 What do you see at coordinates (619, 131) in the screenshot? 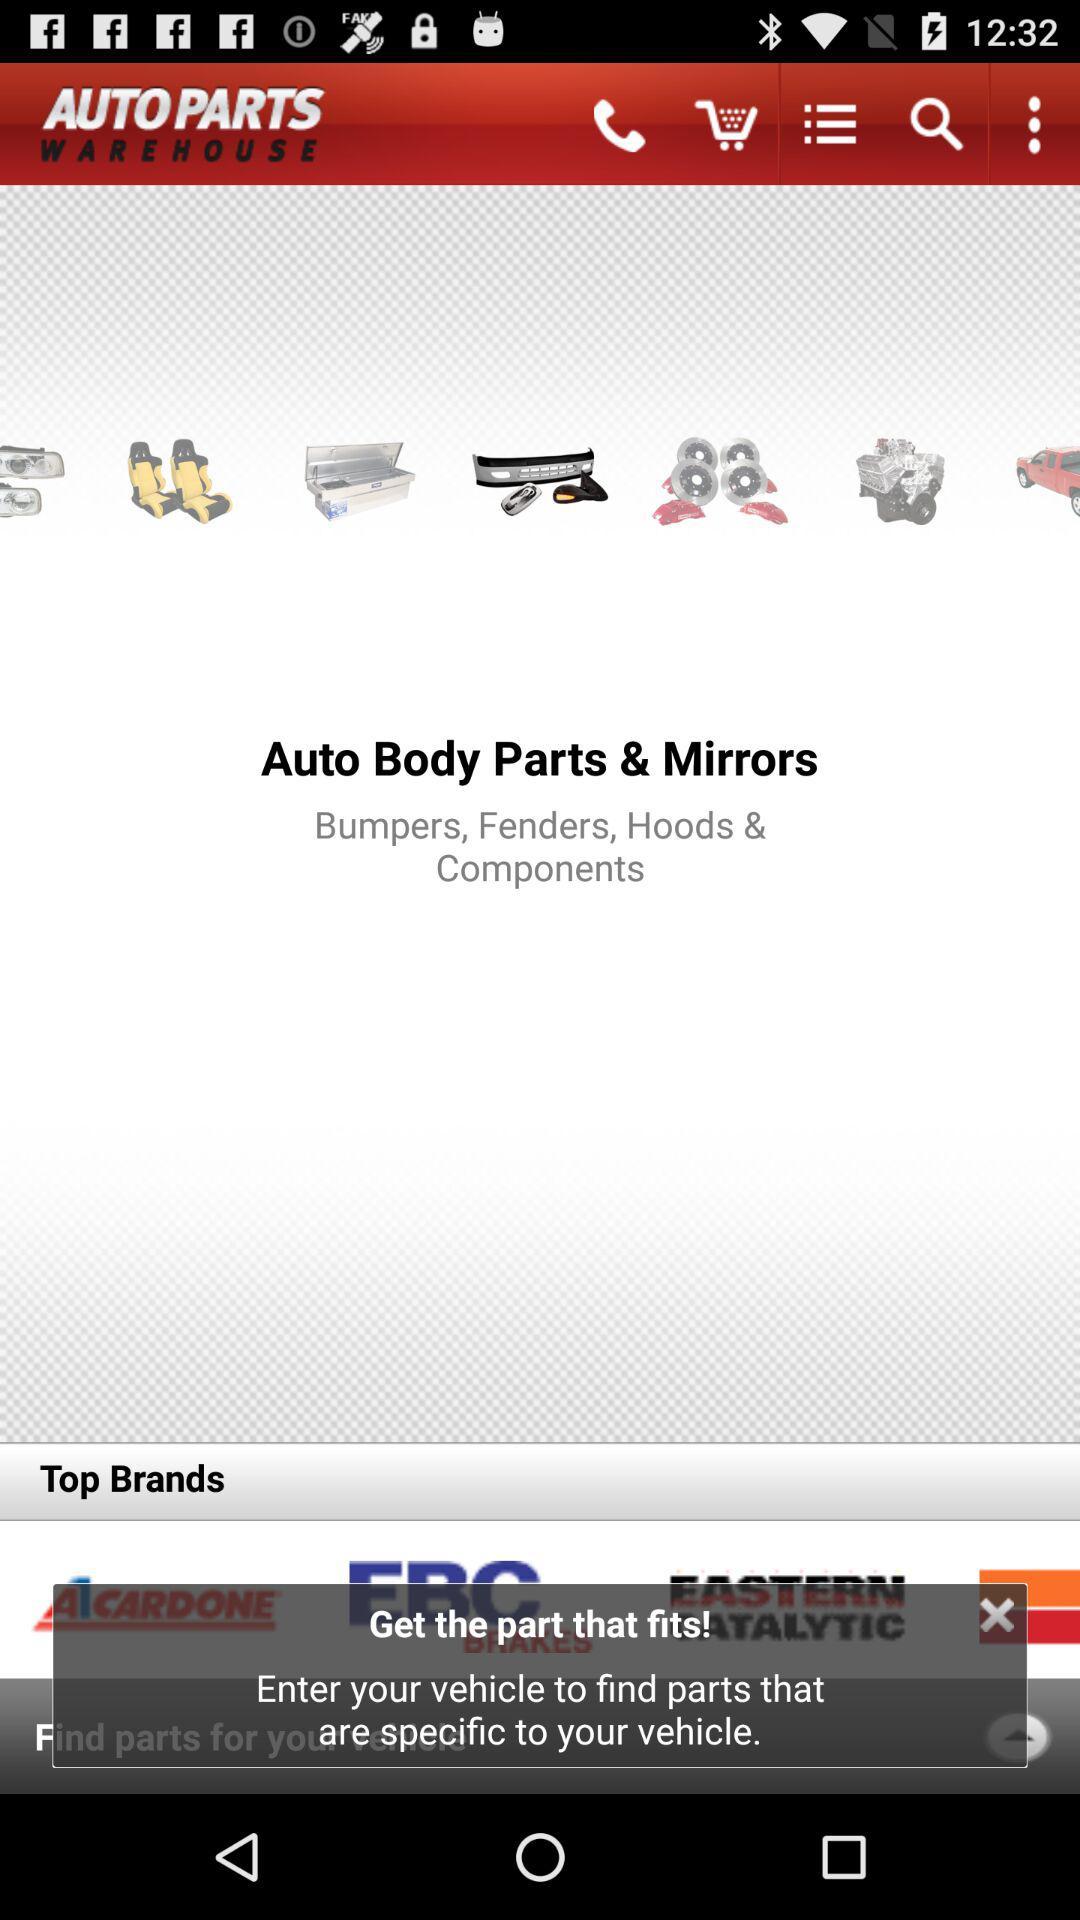
I see `the call icon` at bounding box center [619, 131].